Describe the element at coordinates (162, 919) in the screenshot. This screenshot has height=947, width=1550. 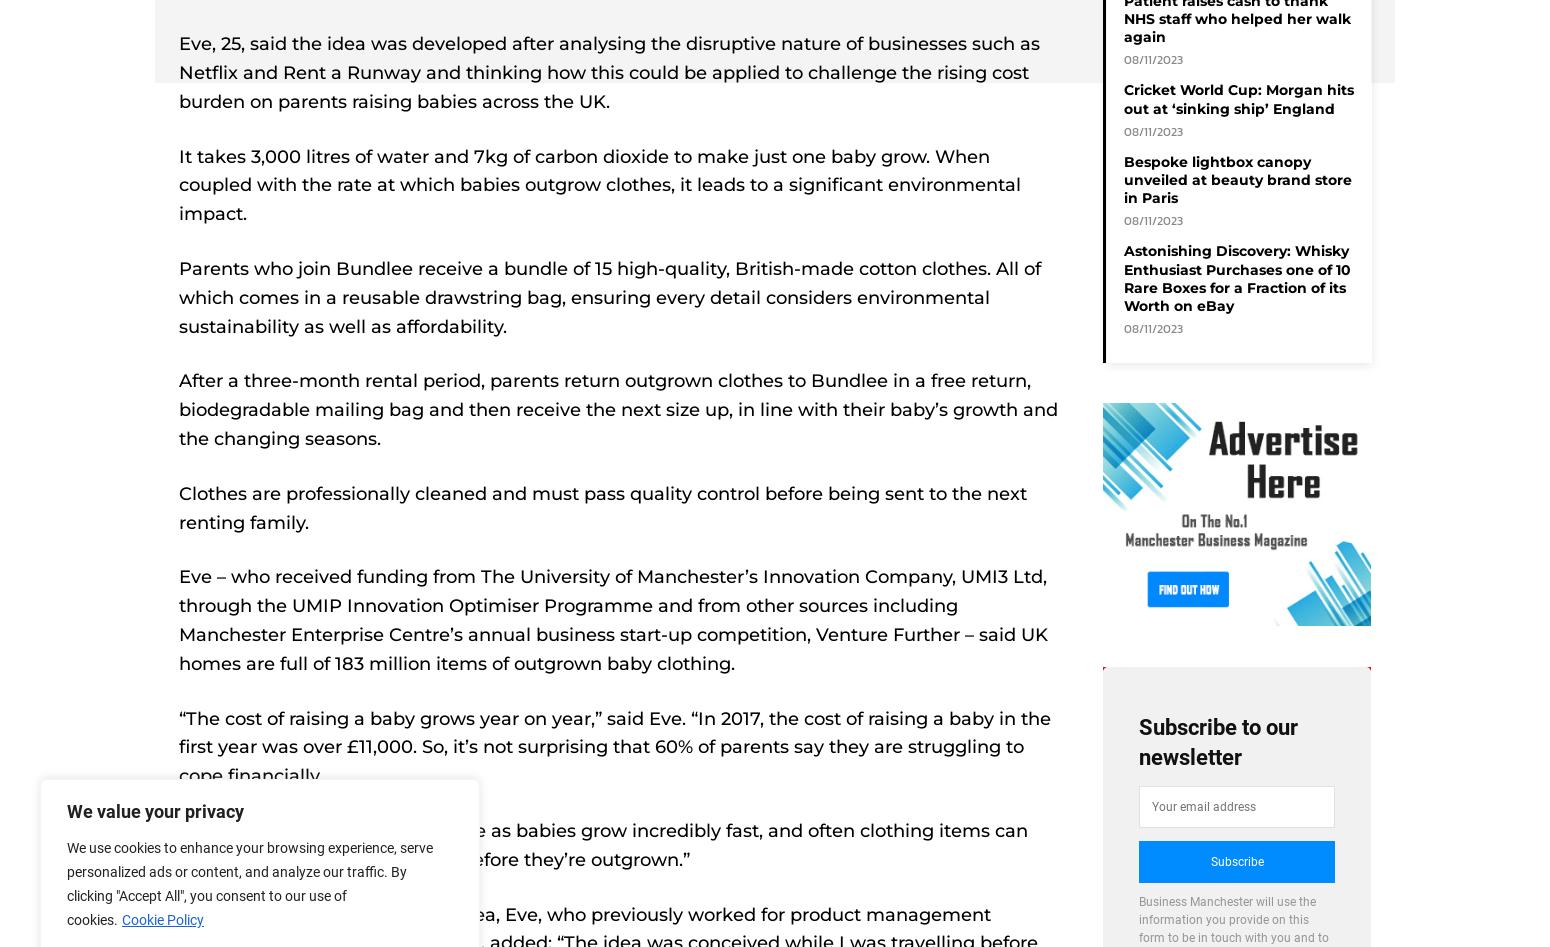
I see `'Cookie Policy'` at that location.